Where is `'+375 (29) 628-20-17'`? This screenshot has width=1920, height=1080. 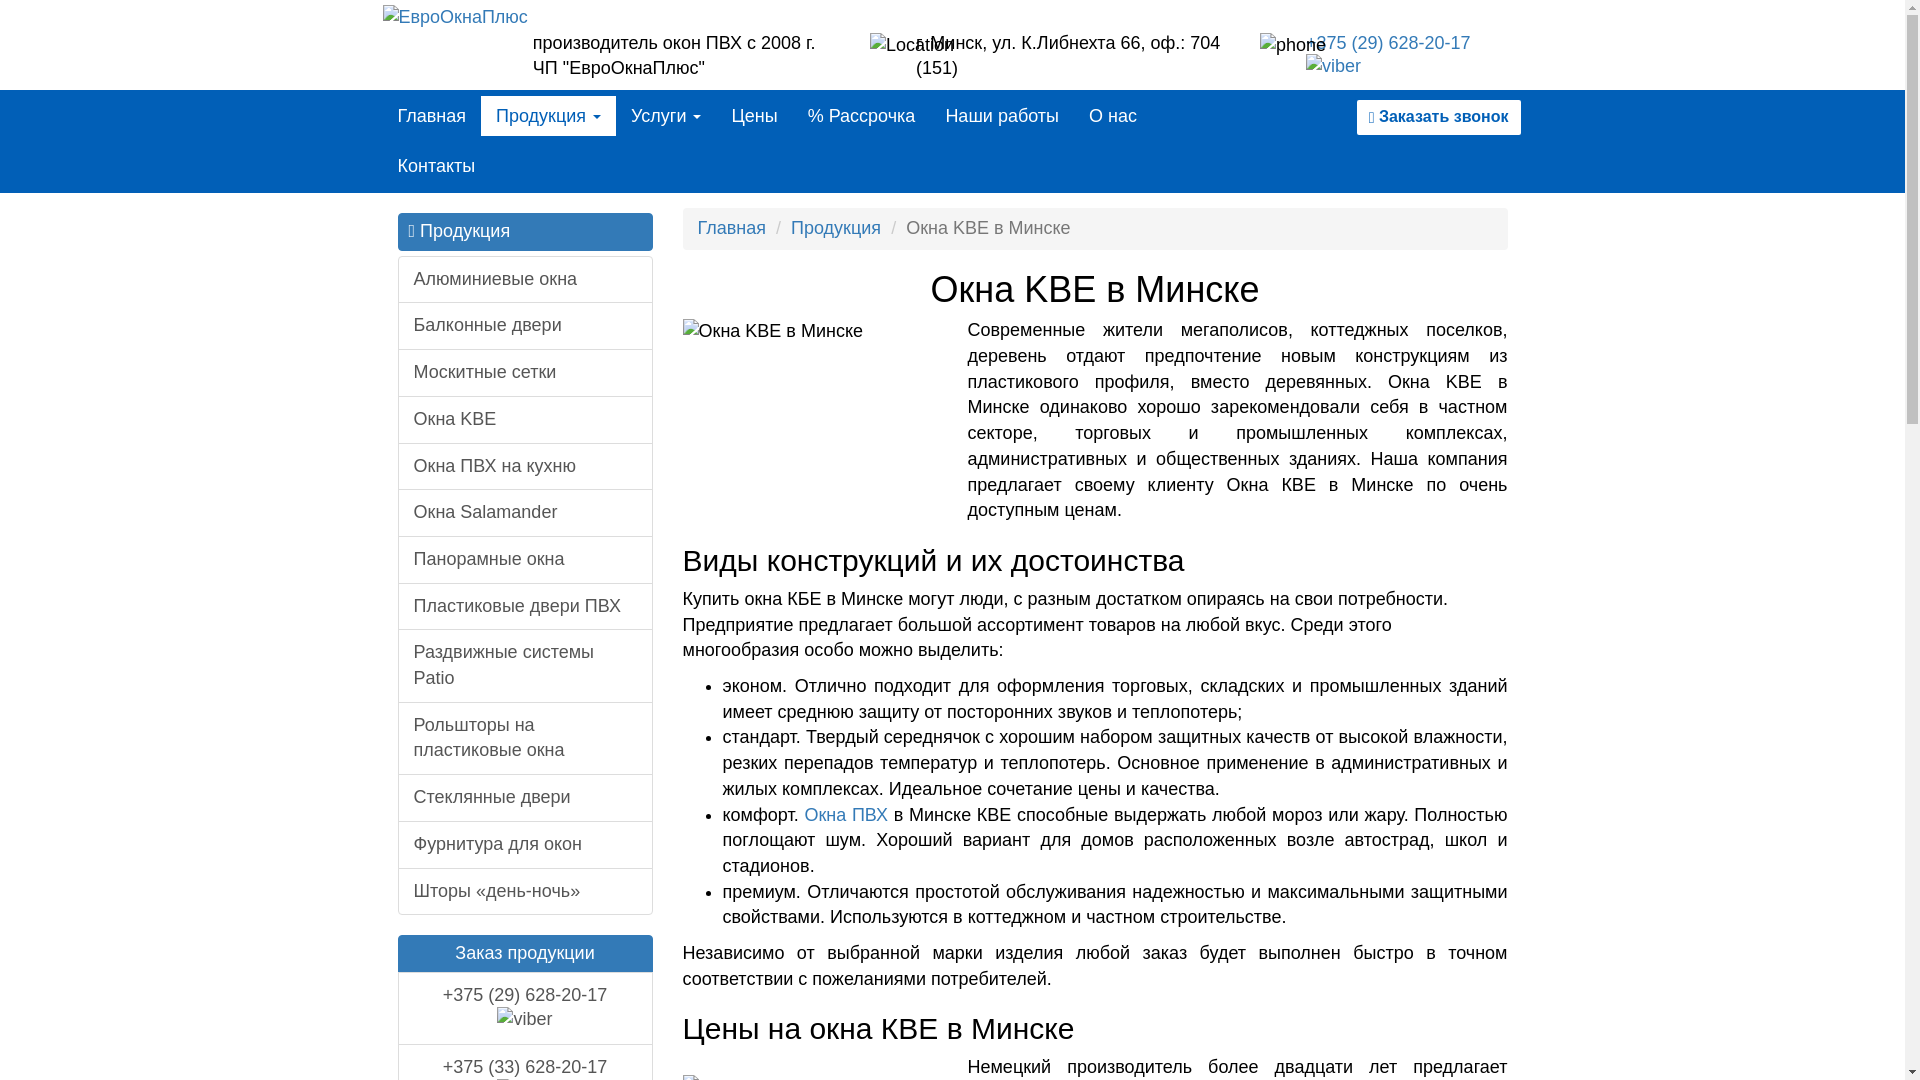
'+375 (29) 628-20-17' is located at coordinates (1387, 55).